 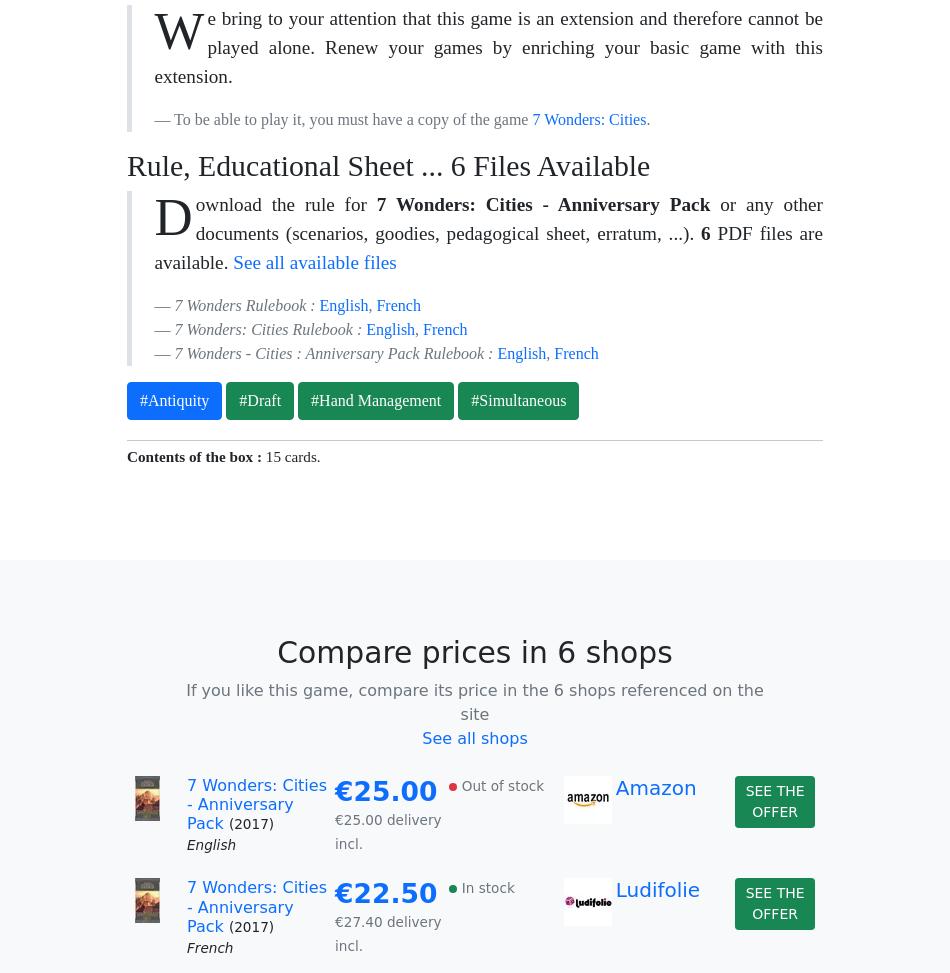 I want to click on 'Weight', so click(x=166, y=166).